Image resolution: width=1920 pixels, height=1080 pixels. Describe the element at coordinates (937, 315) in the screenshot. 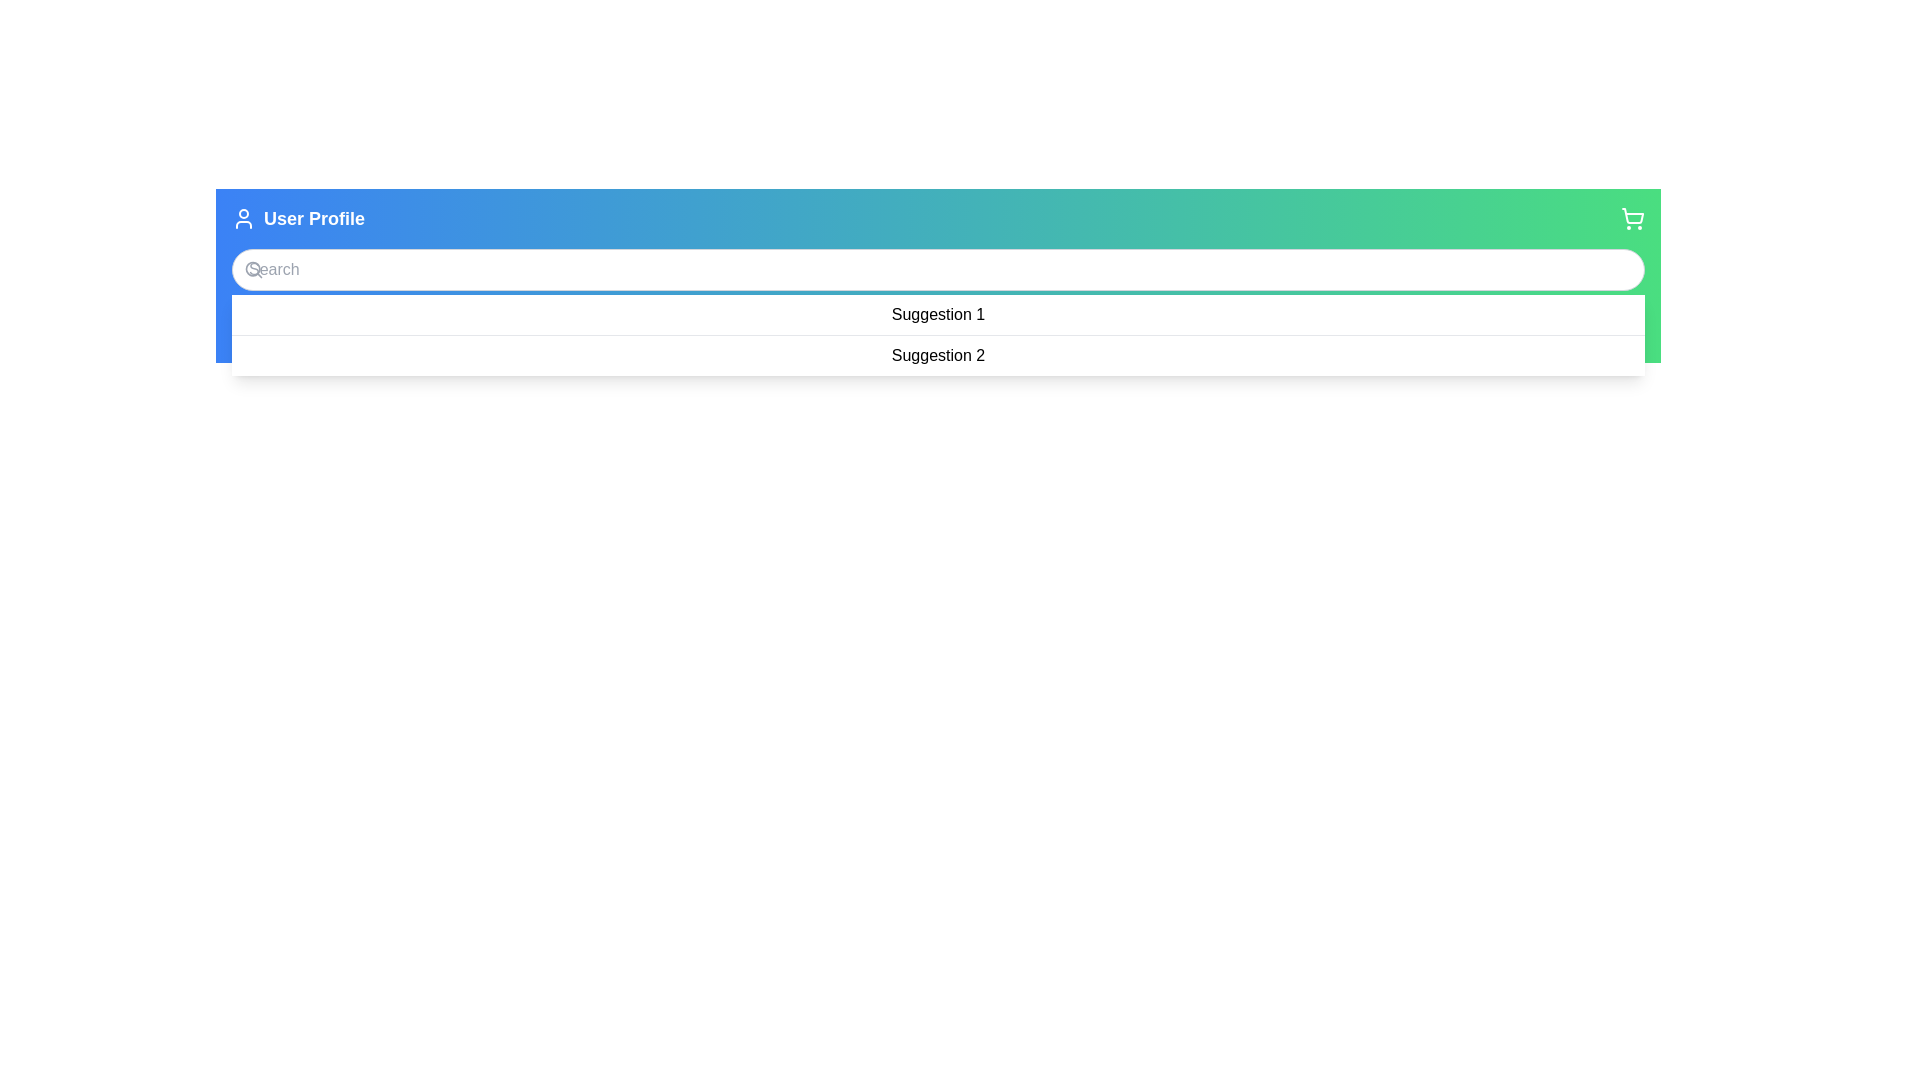

I see `the first selectable suggestion in the dropdown menu located below the search bar` at that location.